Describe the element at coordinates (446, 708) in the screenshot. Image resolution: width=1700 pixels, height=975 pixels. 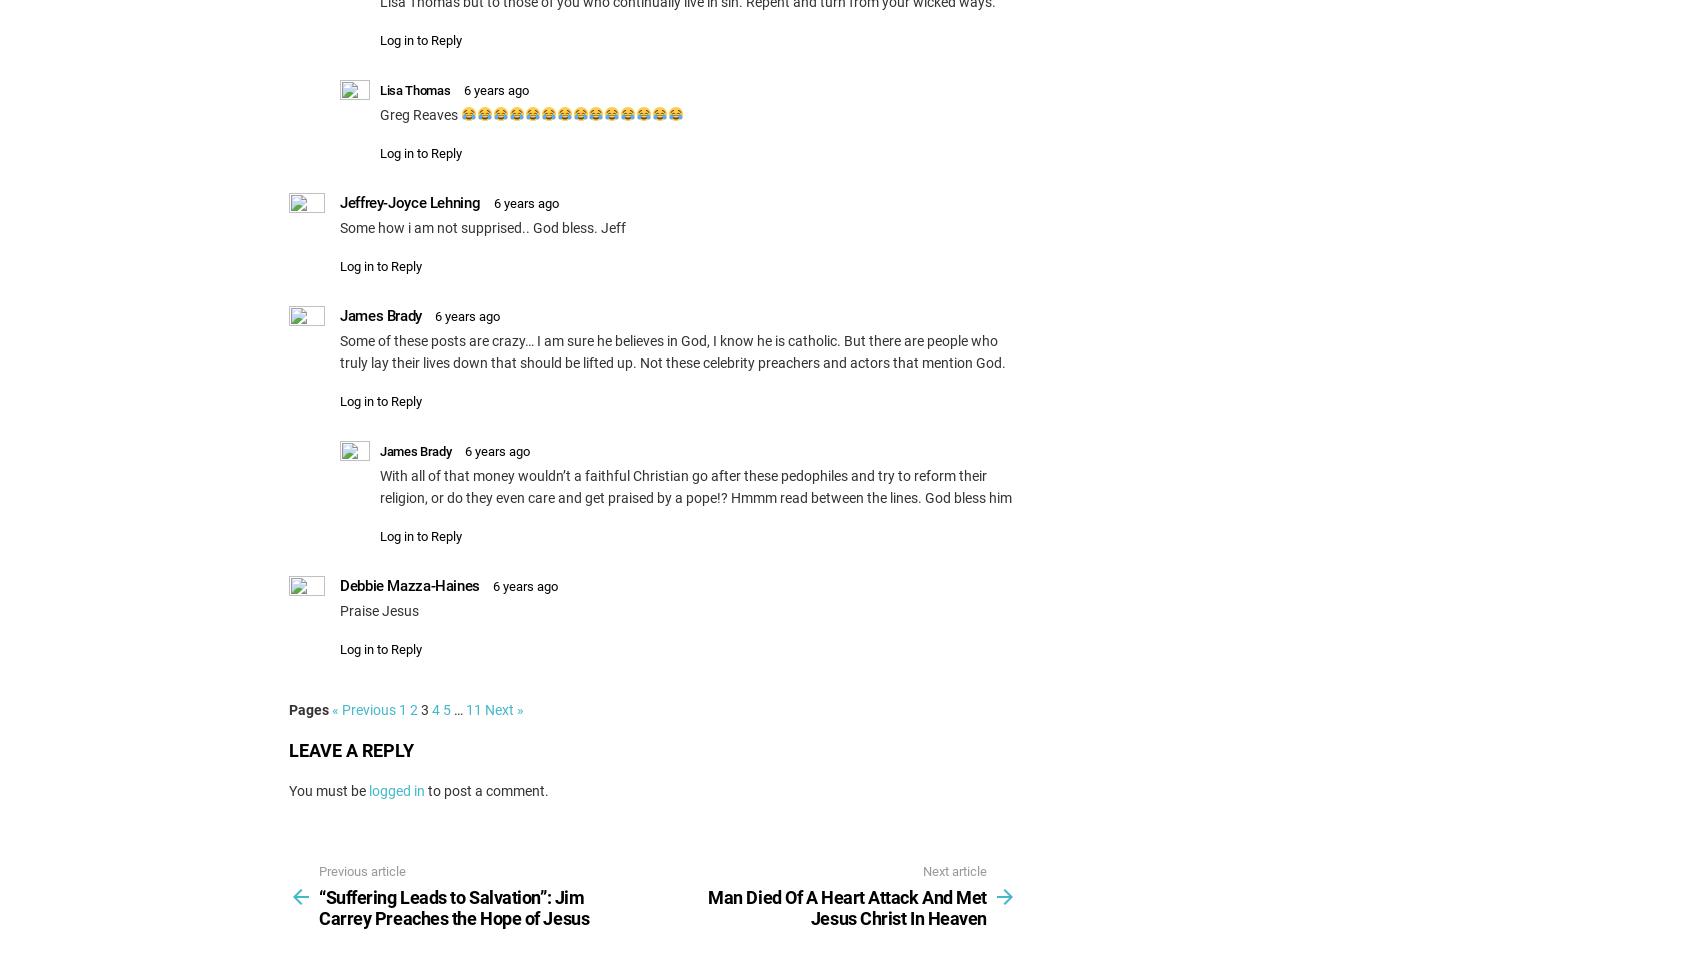
I see `'5'` at that location.